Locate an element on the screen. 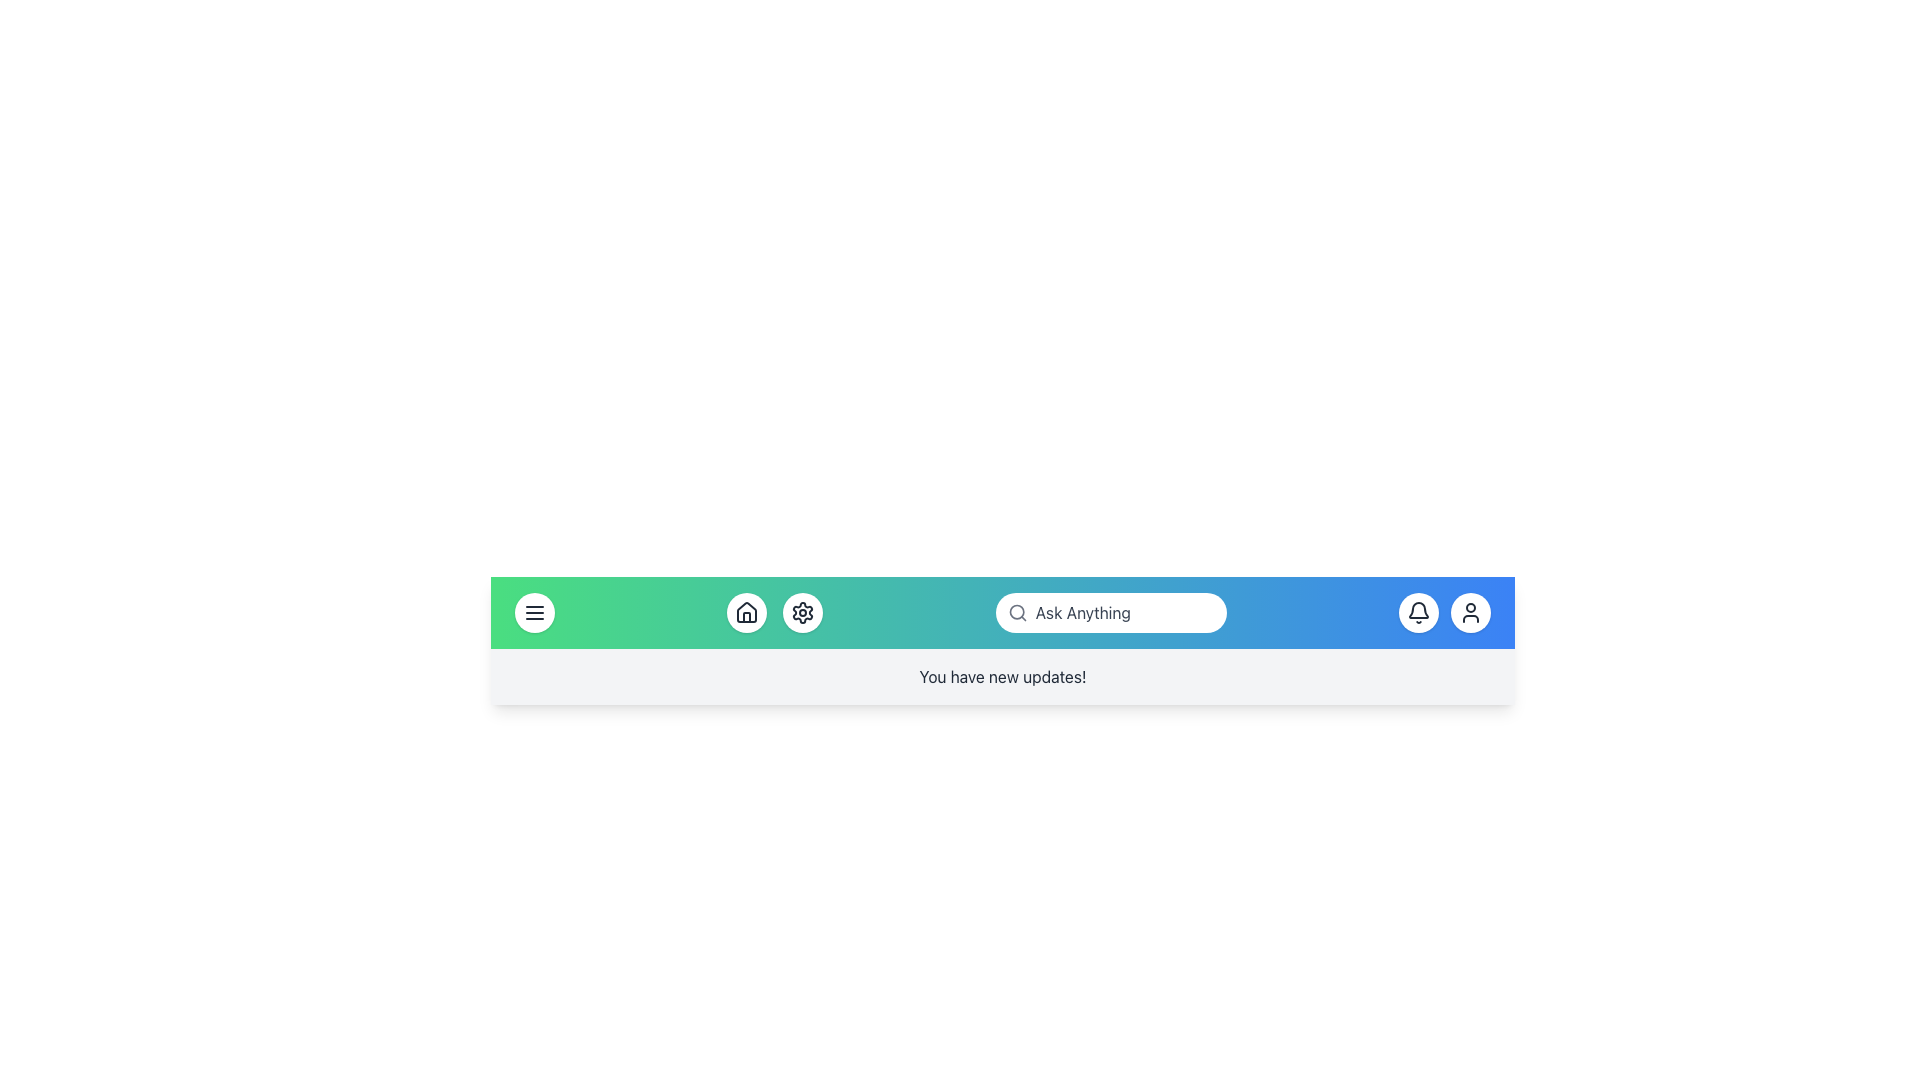 The height and width of the screenshot is (1080, 1920). the home button located in the middle section of the navigation bar is located at coordinates (746, 612).